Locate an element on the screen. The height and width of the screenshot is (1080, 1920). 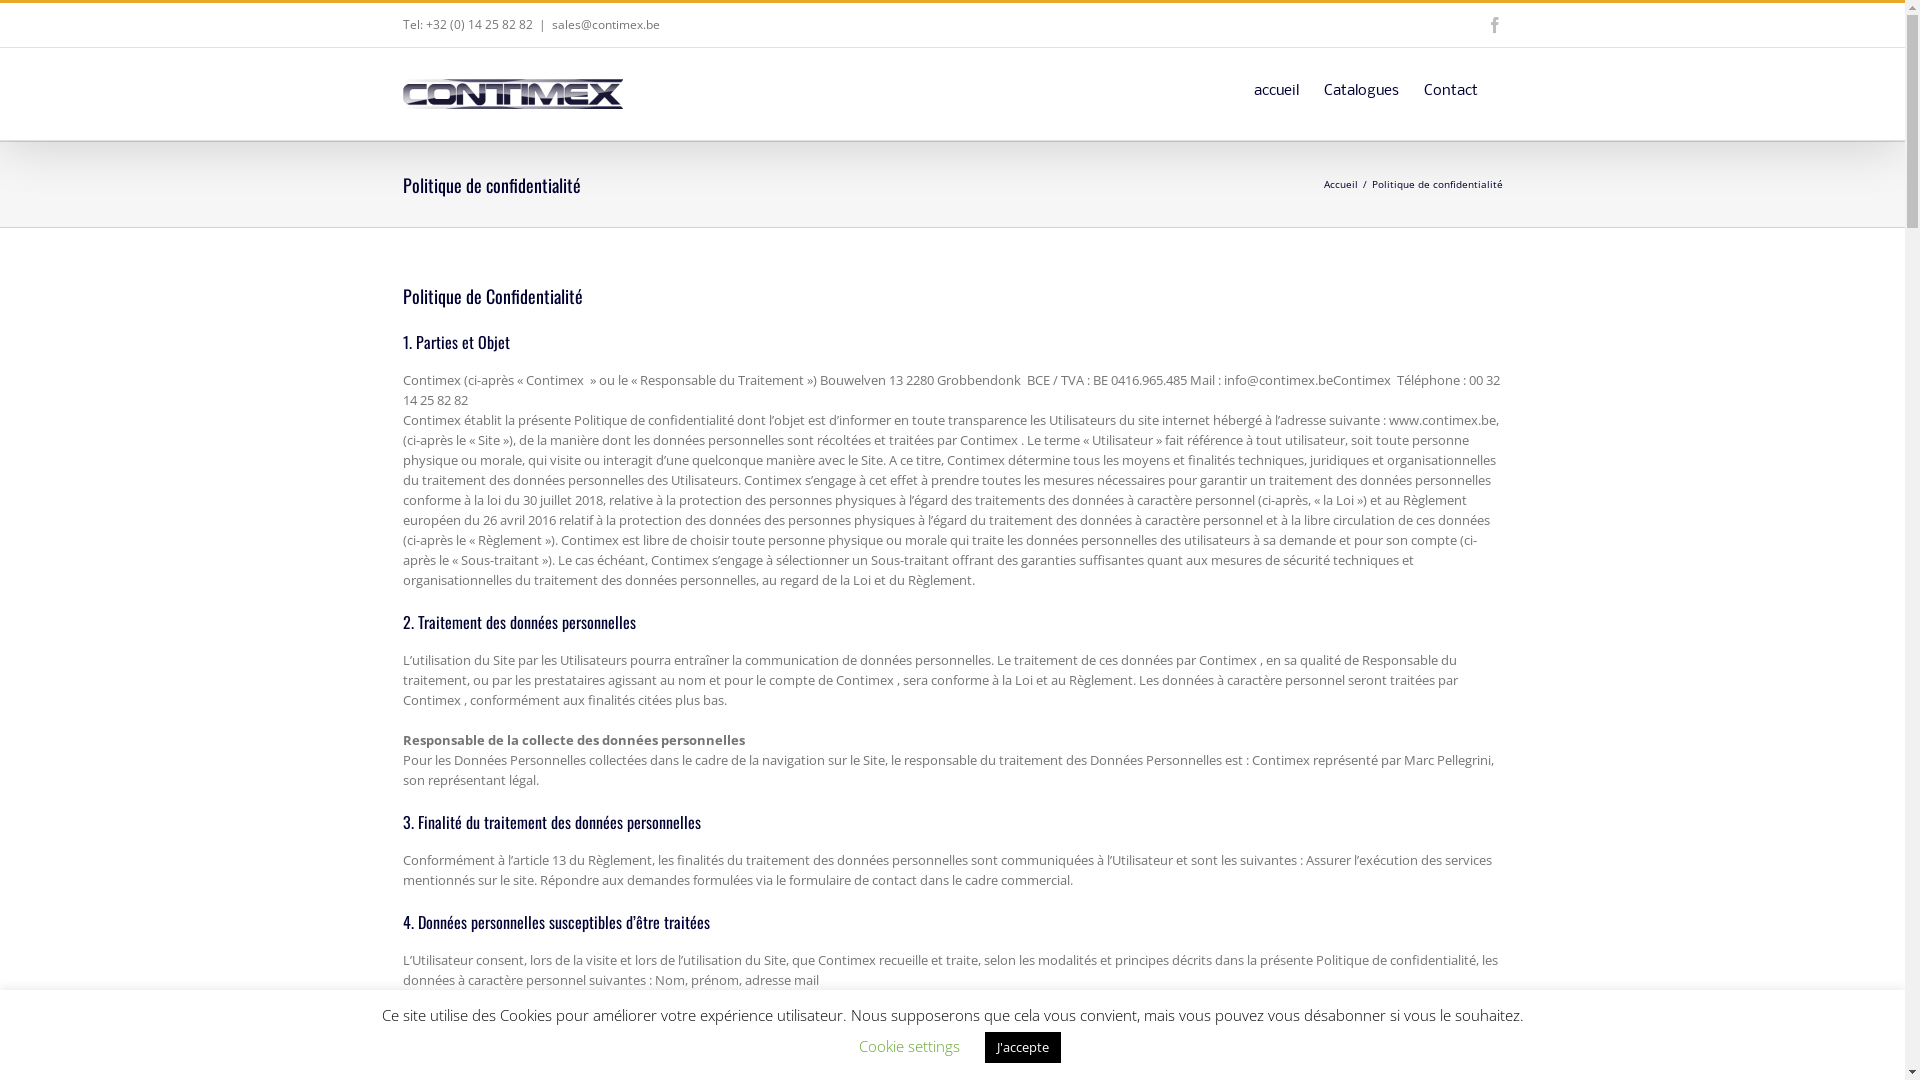
'Facebook' is located at coordinates (1493, 24).